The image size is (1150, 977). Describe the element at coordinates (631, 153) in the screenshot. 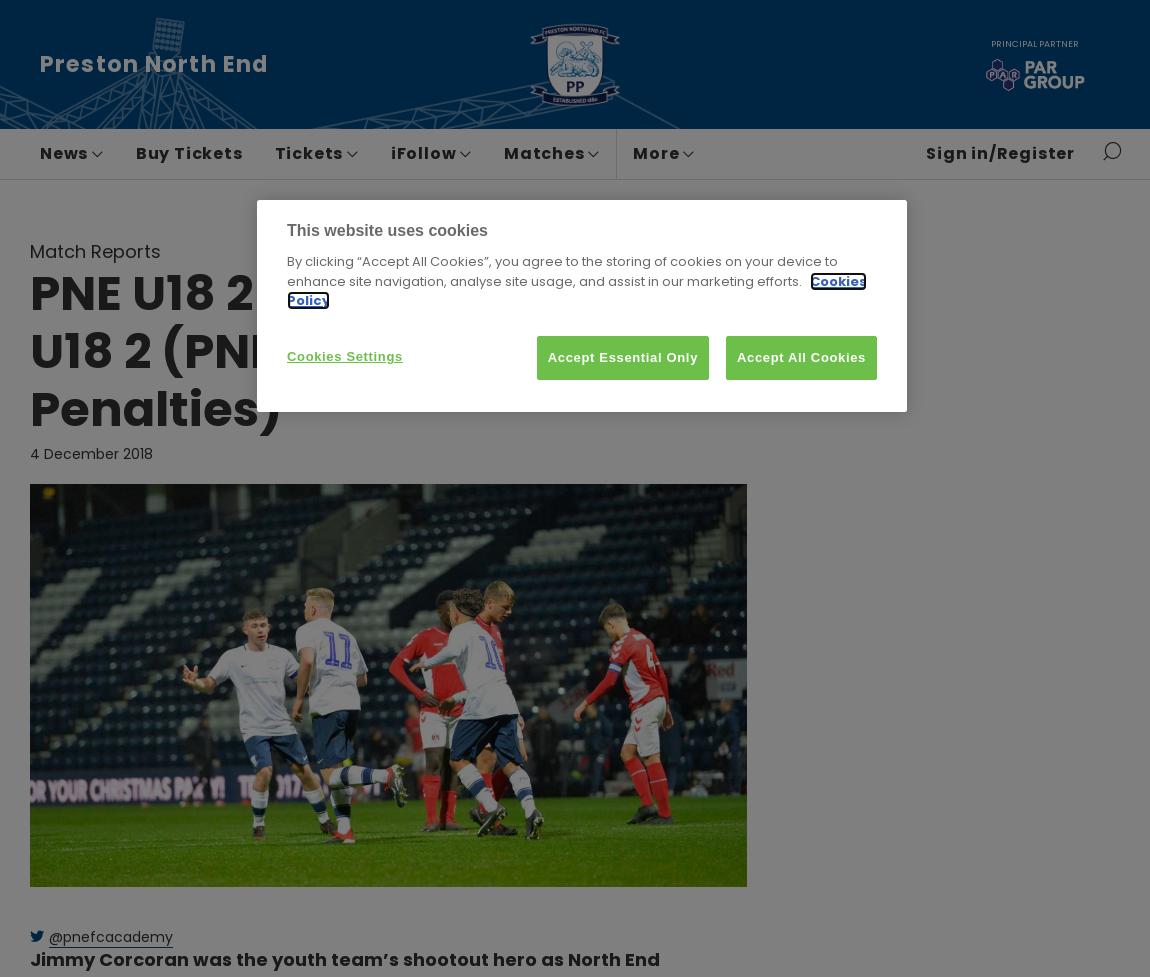

I see `'More'` at that location.